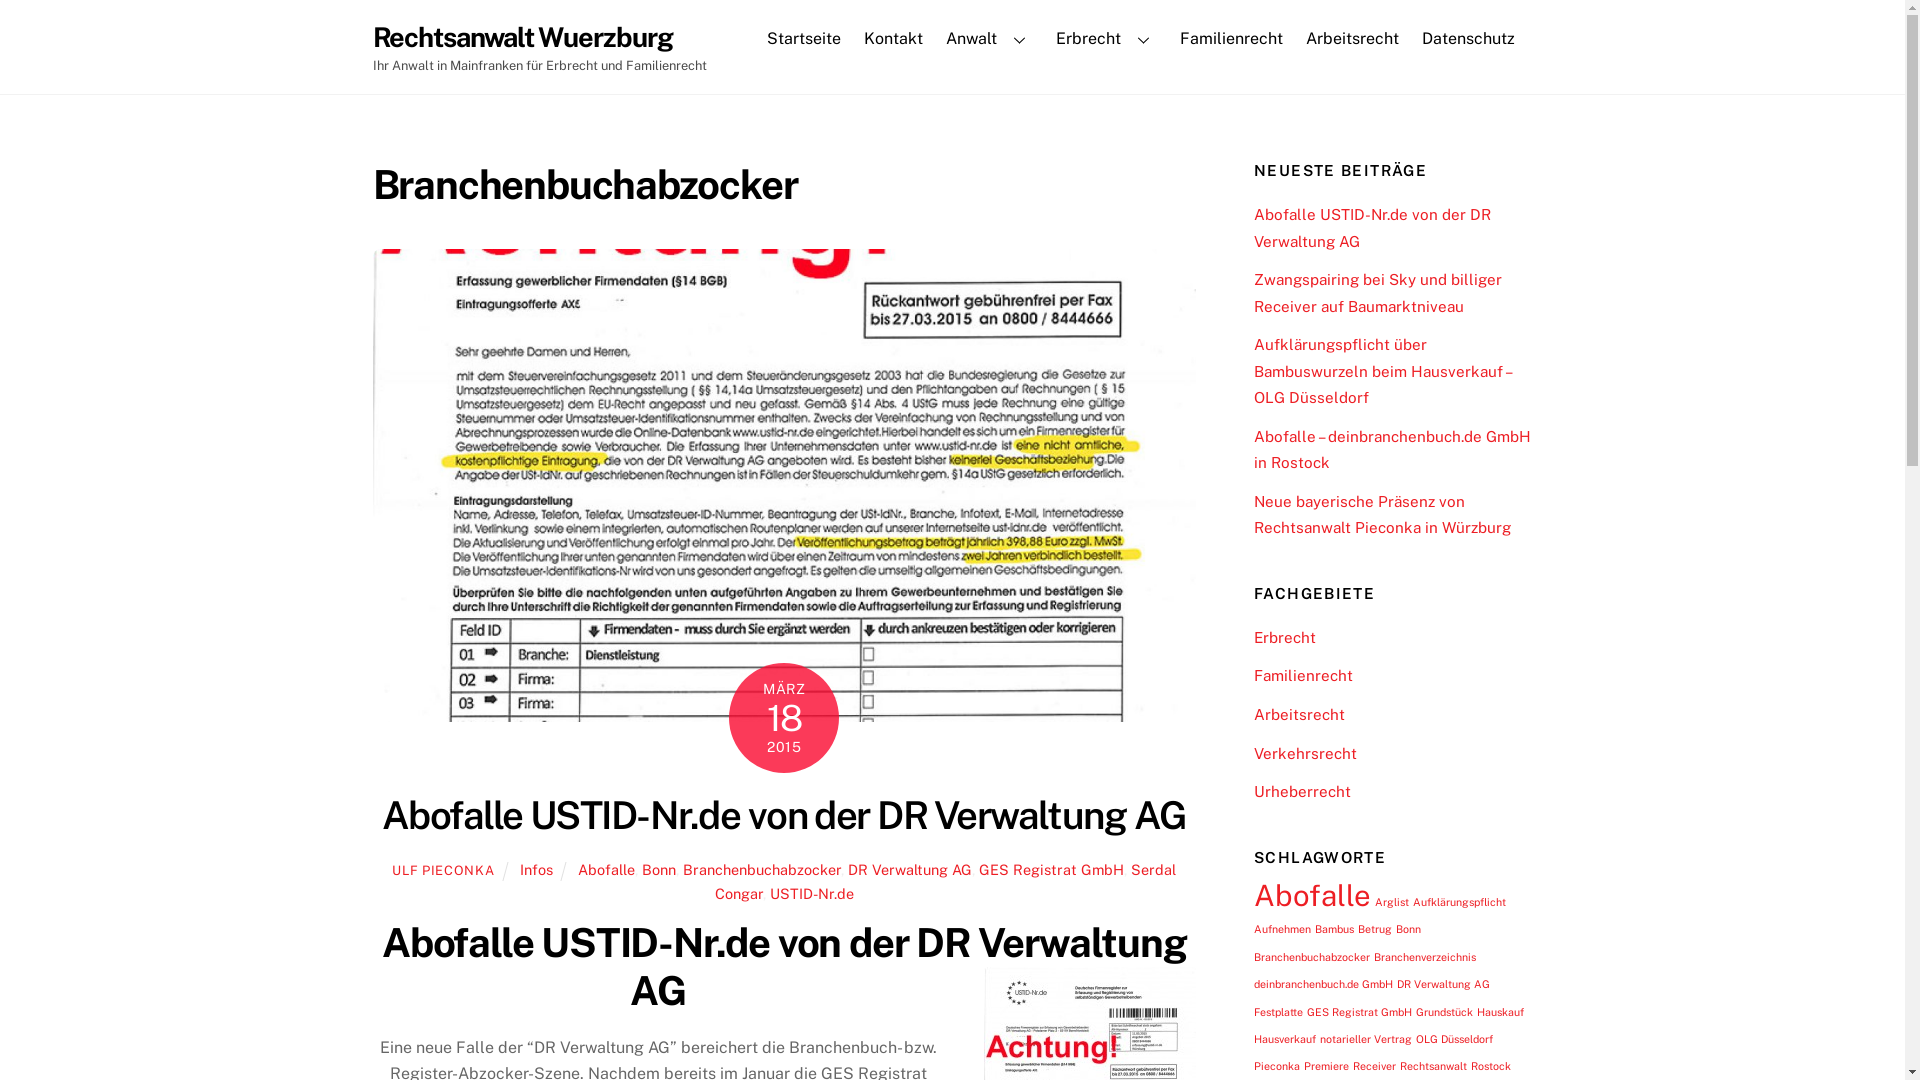 The height and width of the screenshot is (1080, 1920). What do you see at coordinates (1302, 790) in the screenshot?
I see `'Urheberrecht'` at bounding box center [1302, 790].